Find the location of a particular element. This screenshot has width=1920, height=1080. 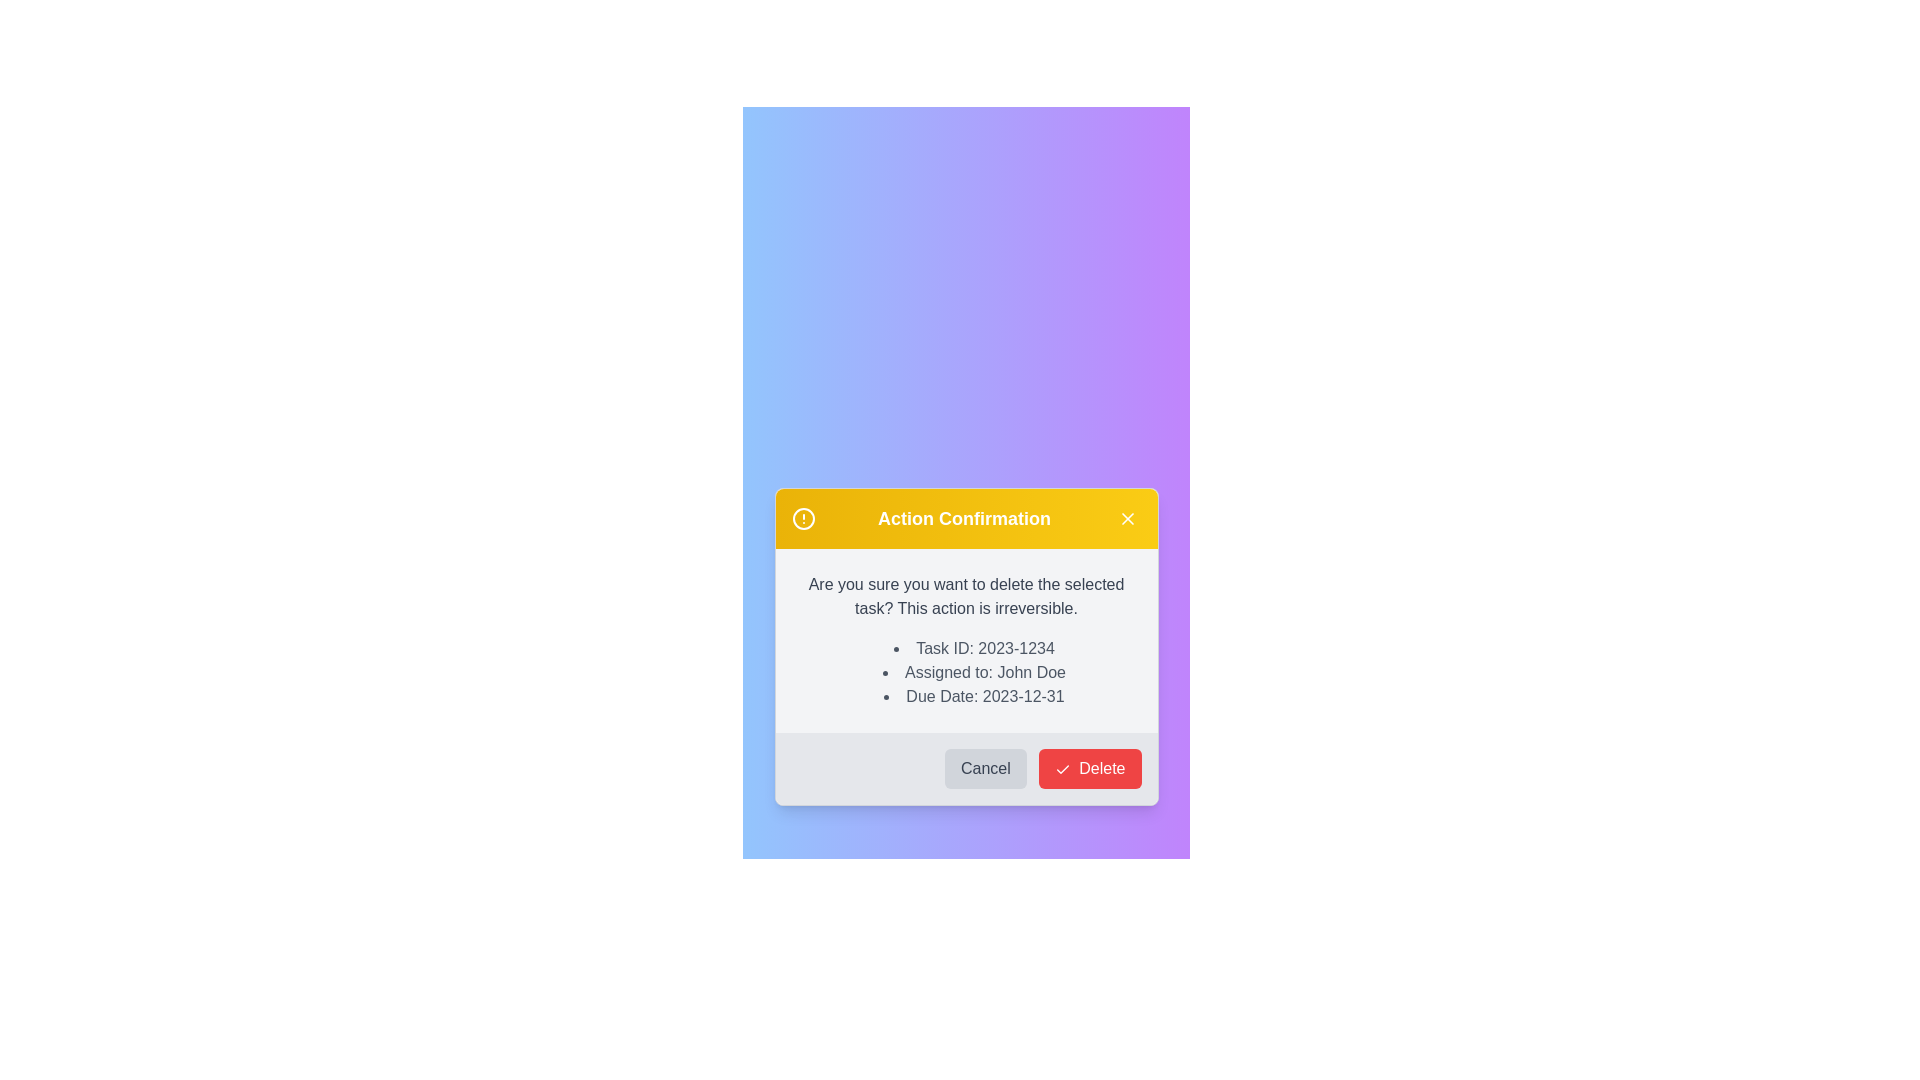

the circular graphical element that serves as the background for the alert icon in the 'Action Confirmation' dialog box is located at coordinates (803, 518).